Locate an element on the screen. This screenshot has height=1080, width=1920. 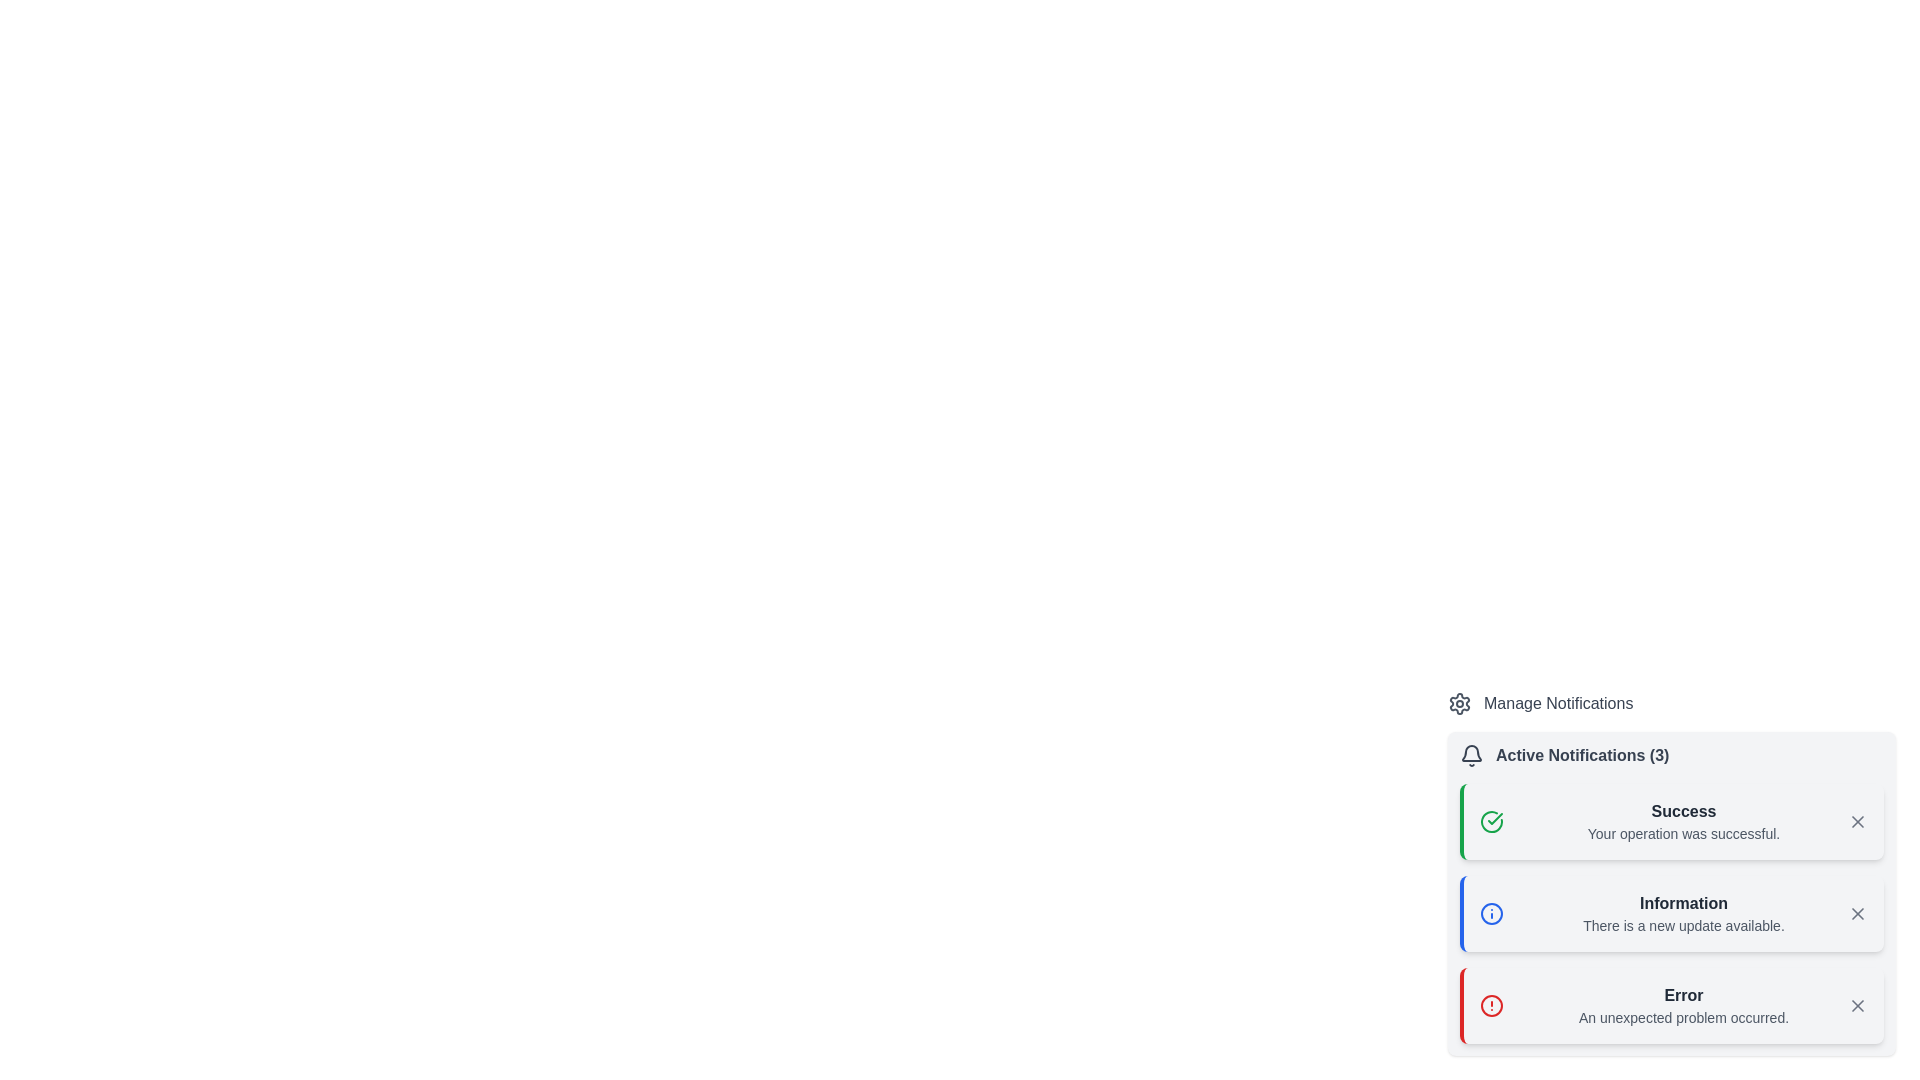
text label indicating the current count of active notifications, which is horizontally aligned with a bell icon on its left and located within a notification summary box near the upper part of the box is located at coordinates (1581, 756).